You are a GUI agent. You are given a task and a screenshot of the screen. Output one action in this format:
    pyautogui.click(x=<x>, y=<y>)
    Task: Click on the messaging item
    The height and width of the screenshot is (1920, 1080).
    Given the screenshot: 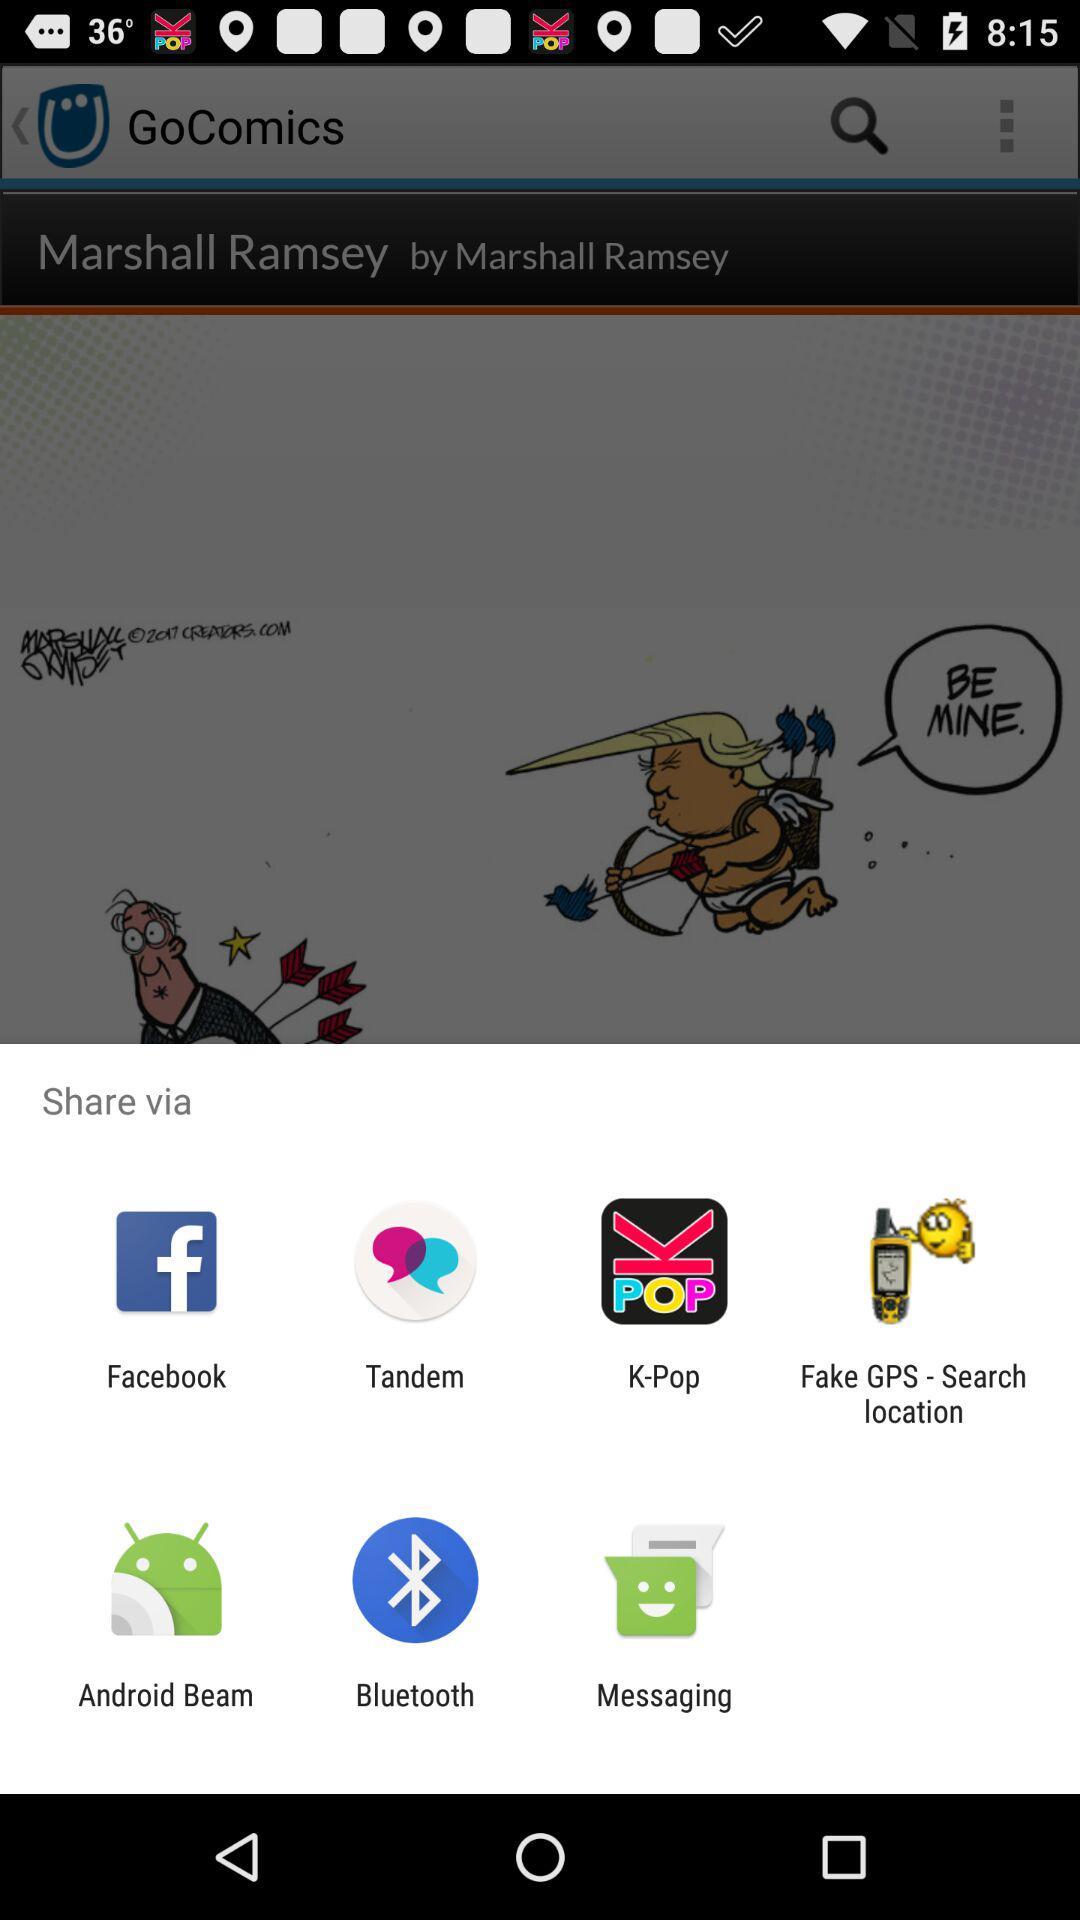 What is the action you would take?
    pyautogui.click(x=664, y=1711)
    